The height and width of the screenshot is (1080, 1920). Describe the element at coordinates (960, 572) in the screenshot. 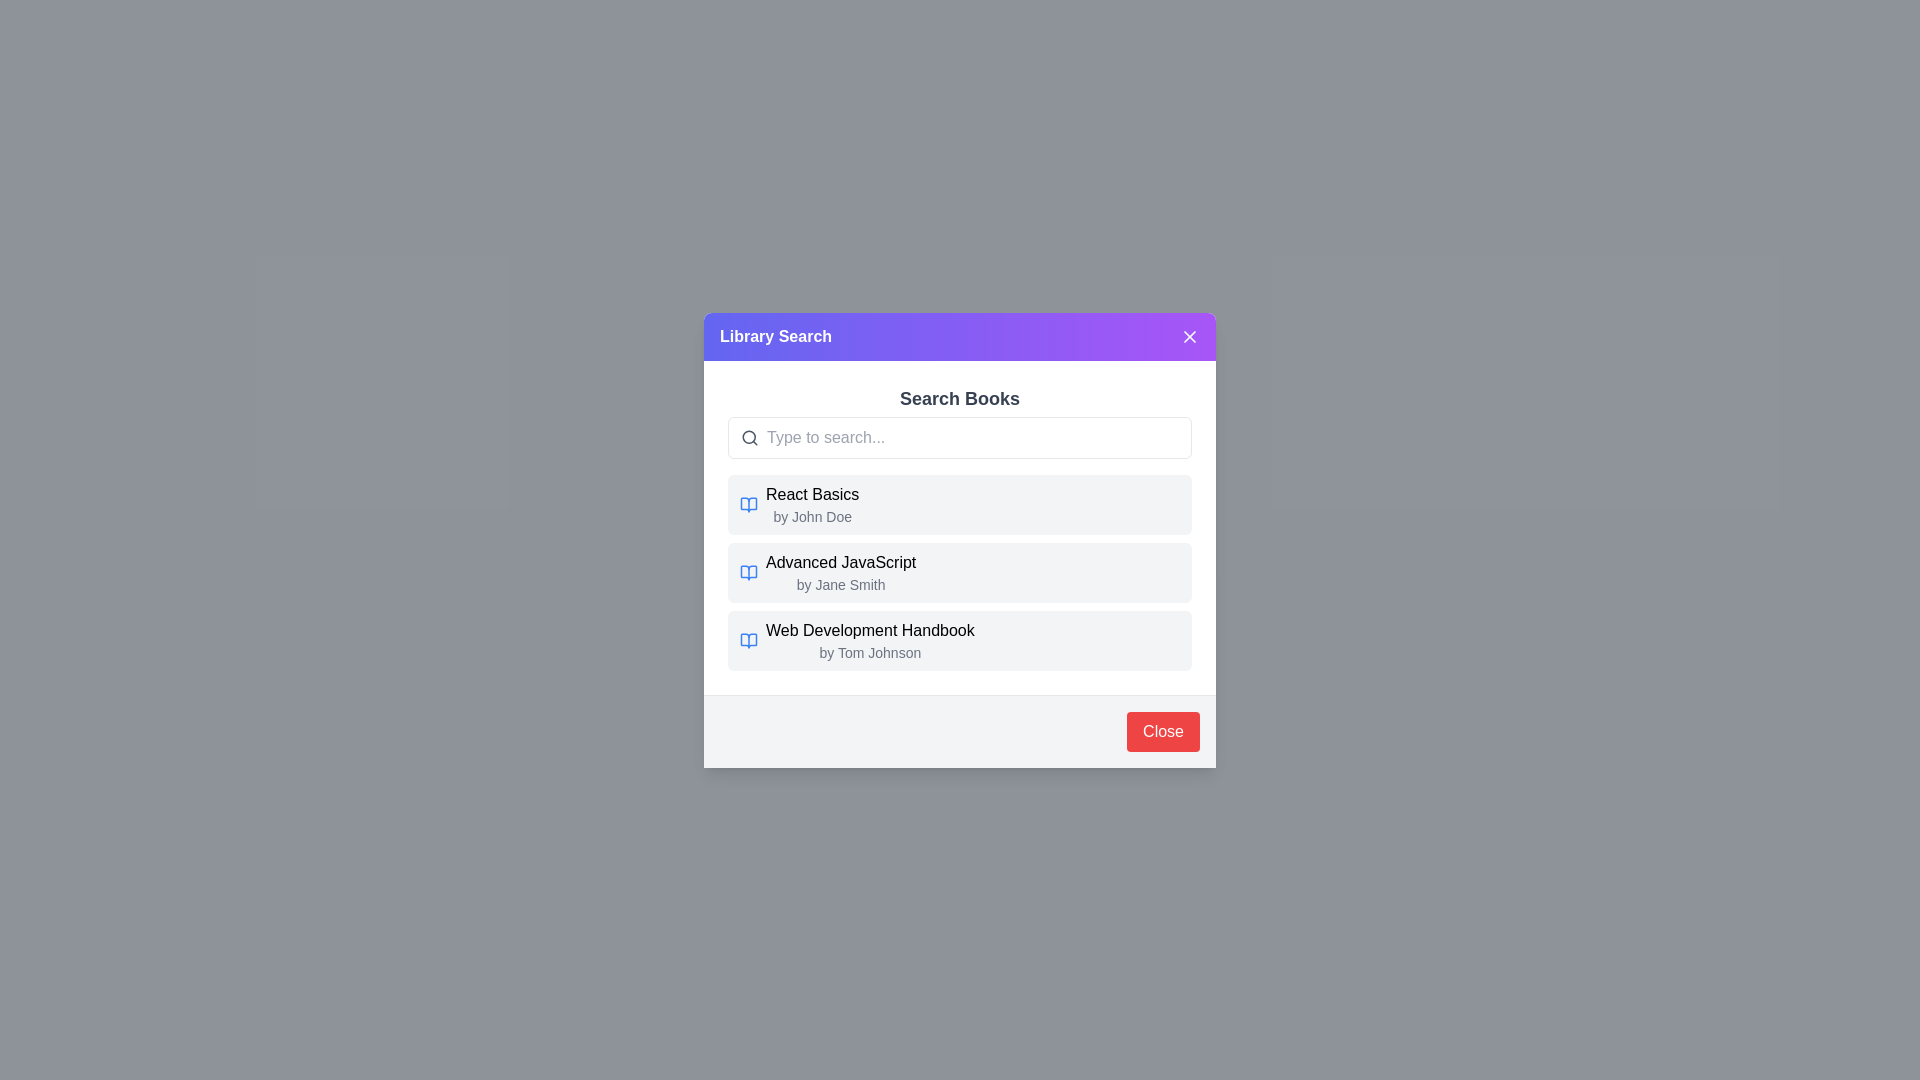

I see `the list item for the book titled 'Advanced JavaScript' by Jane Smith` at that location.